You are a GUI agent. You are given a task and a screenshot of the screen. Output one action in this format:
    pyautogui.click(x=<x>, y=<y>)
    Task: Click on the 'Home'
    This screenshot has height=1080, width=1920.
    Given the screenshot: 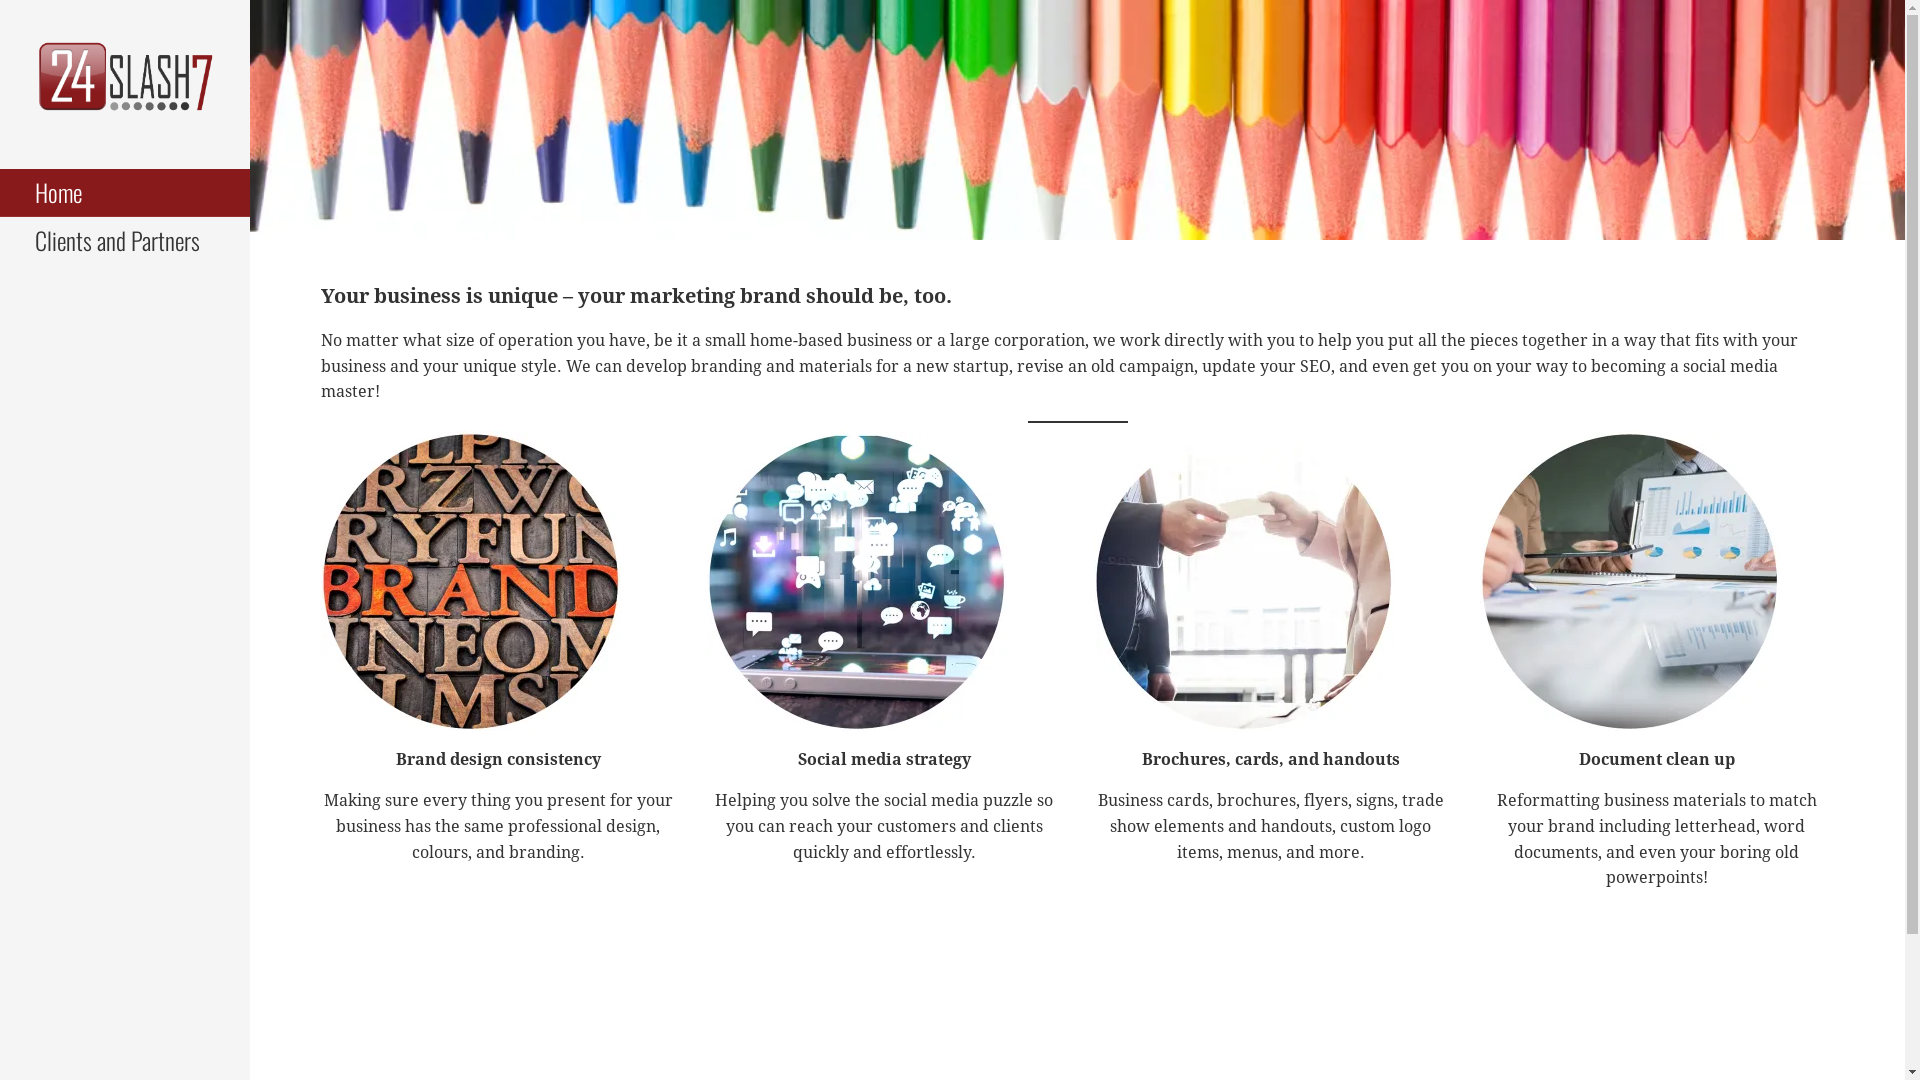 What is the action you would take?
    pyautogui.click(x=123, y=192)
    